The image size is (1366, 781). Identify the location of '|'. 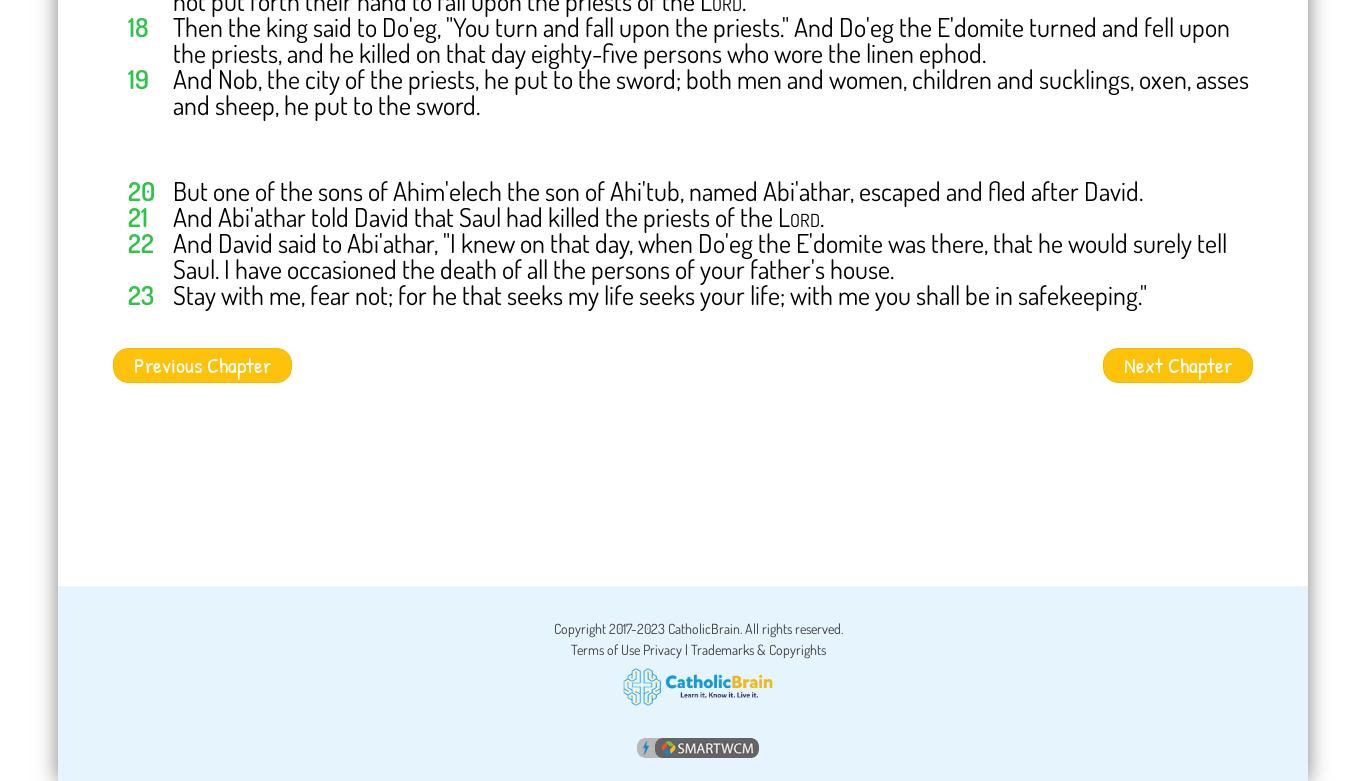
(685, 648).